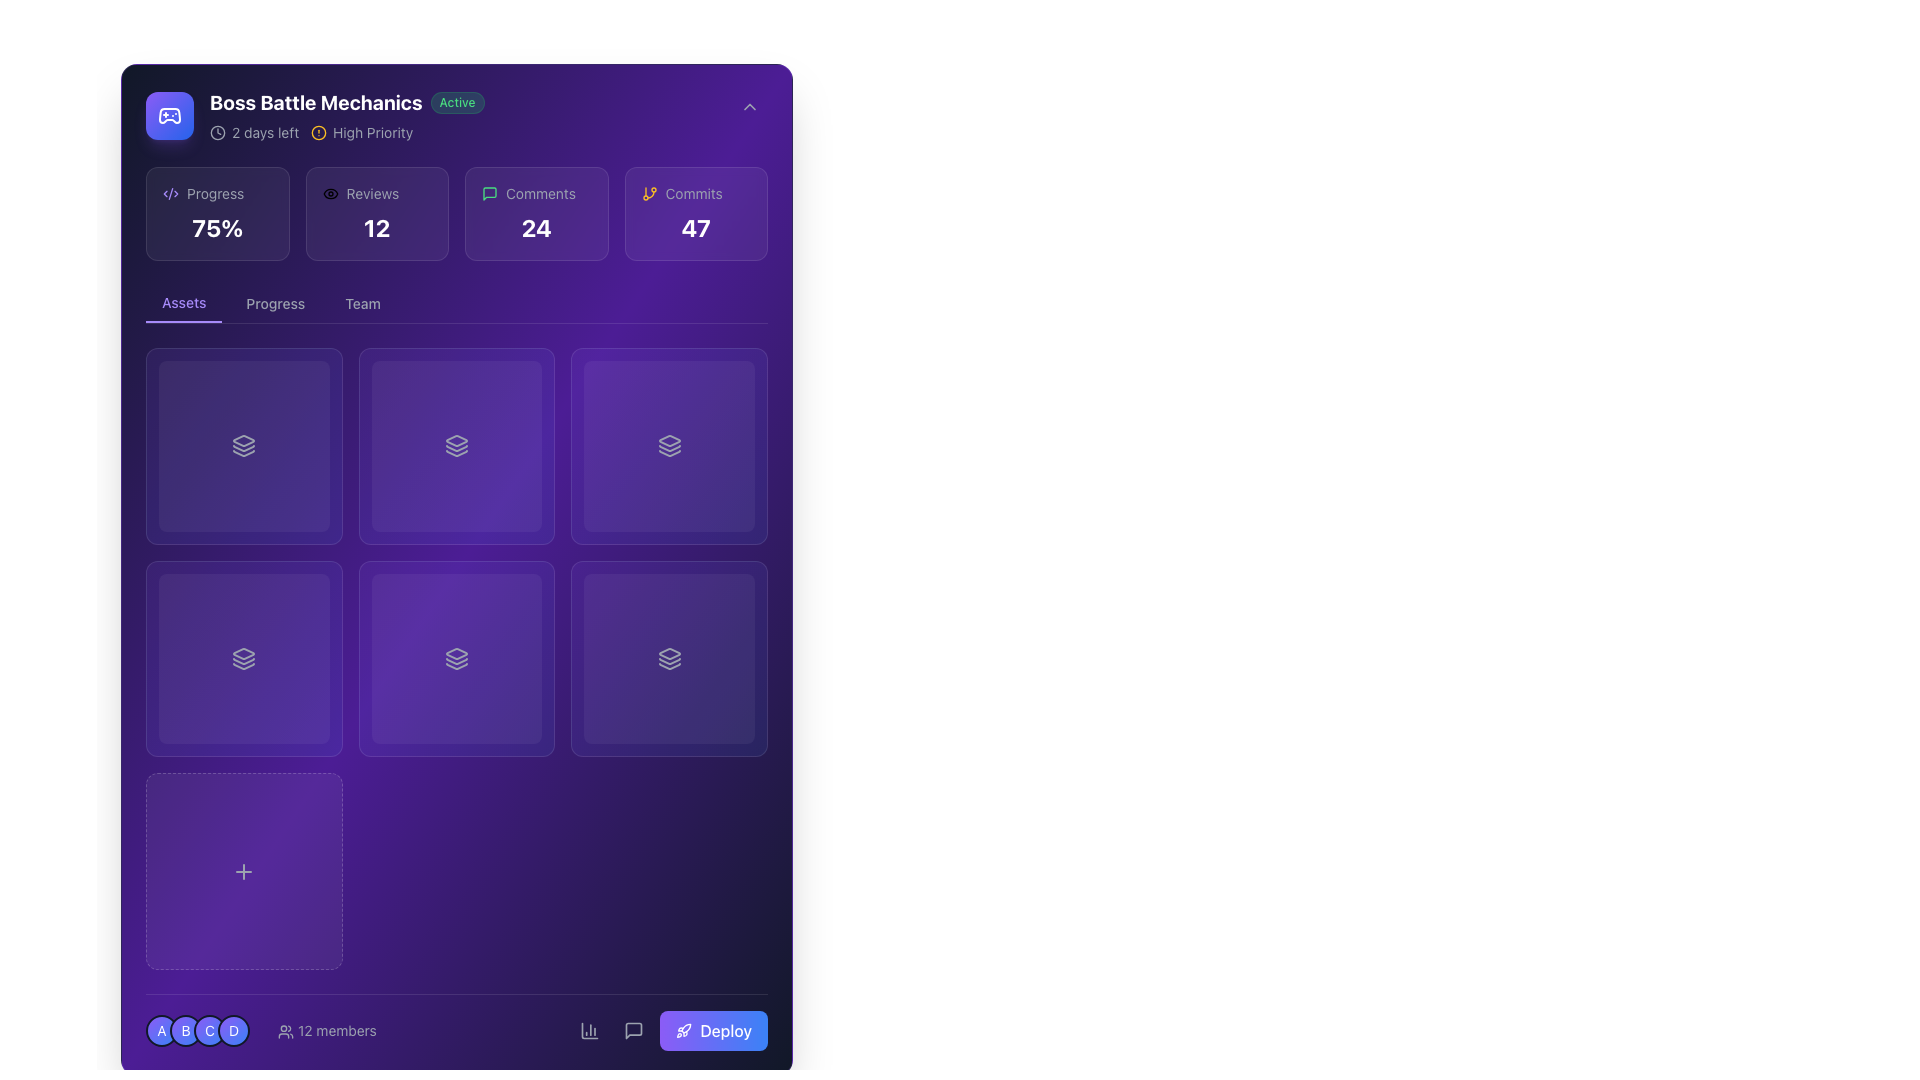 The width and height of the screenshot is (1920, 1080). I want to click on the Text Label that indicates the current state of progress, located in the upper left panel, to check for additional information if interactivity is supported, so click(215, 193).